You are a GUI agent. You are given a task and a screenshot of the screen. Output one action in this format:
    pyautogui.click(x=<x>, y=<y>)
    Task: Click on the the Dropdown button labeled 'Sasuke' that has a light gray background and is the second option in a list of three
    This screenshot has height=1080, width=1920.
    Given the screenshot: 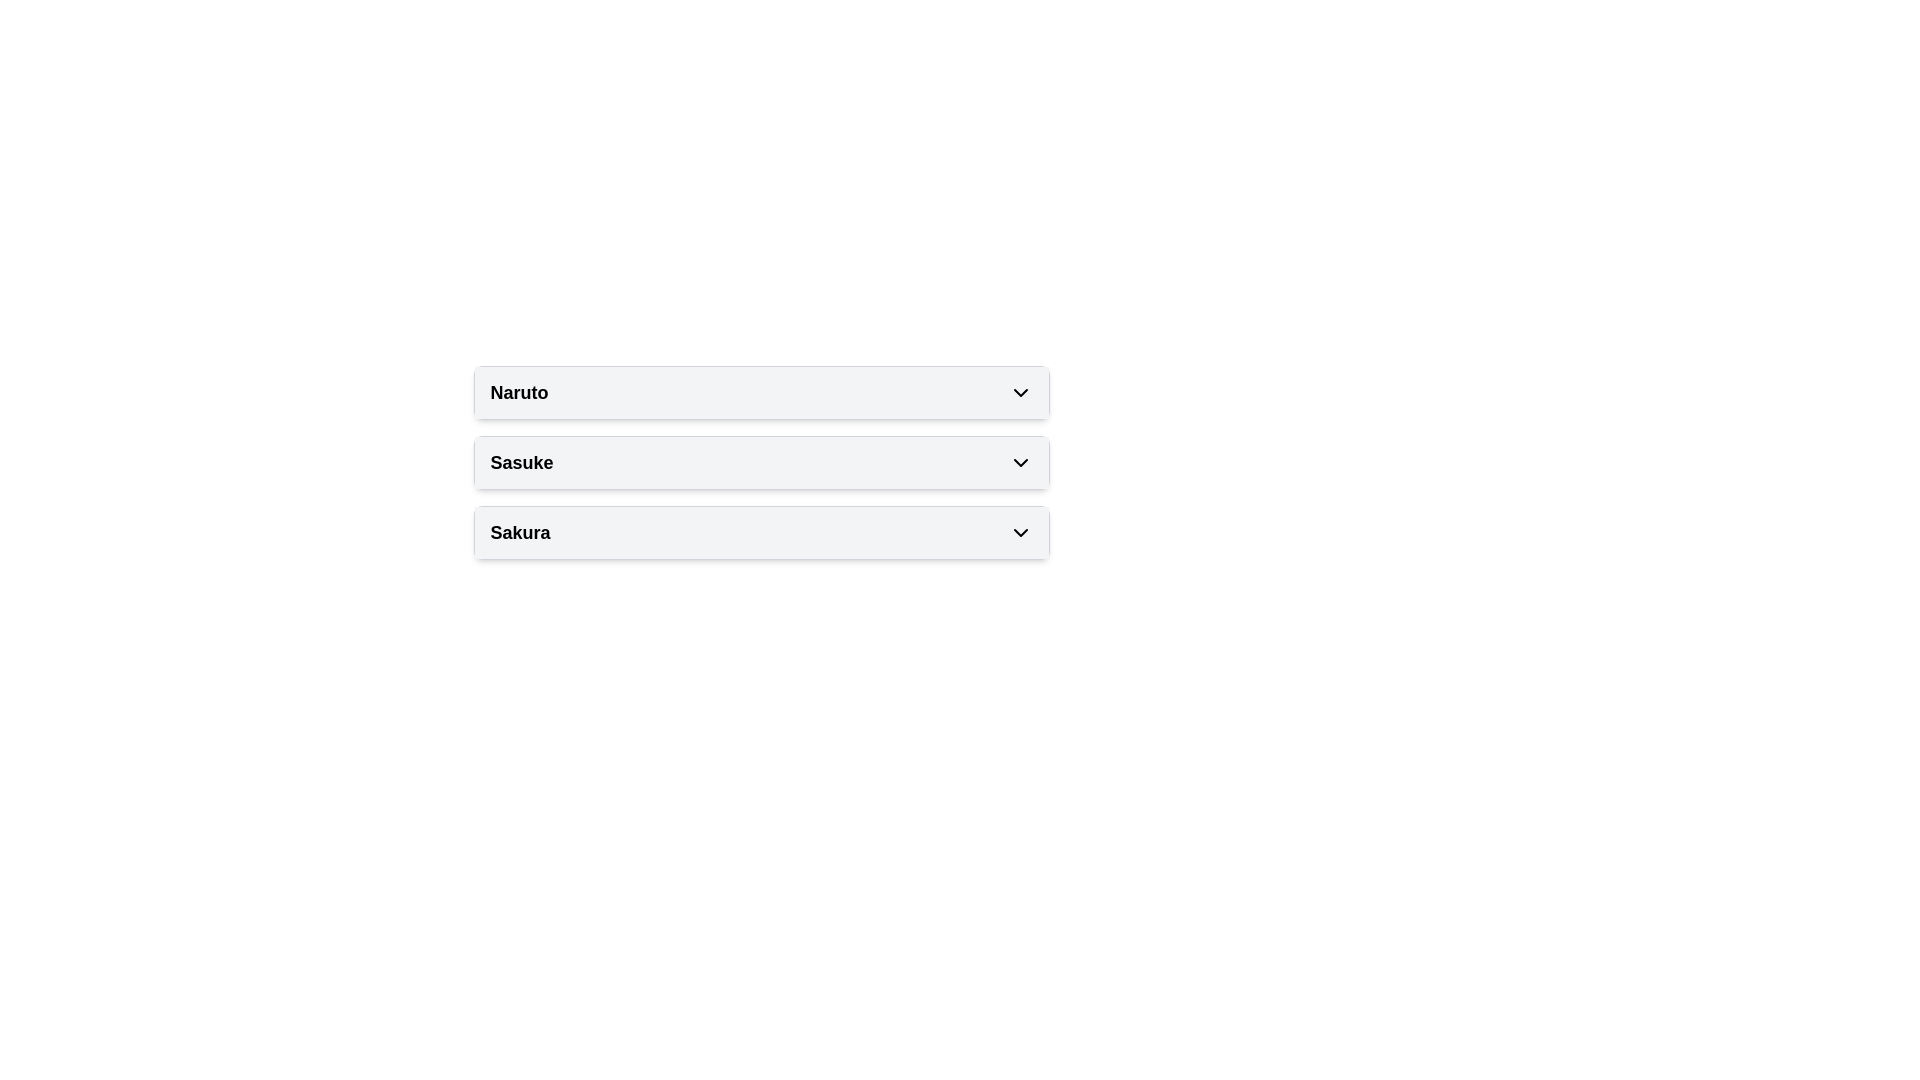 What is the action you would take?
    pyautogui.click(x=760, y=462)
    